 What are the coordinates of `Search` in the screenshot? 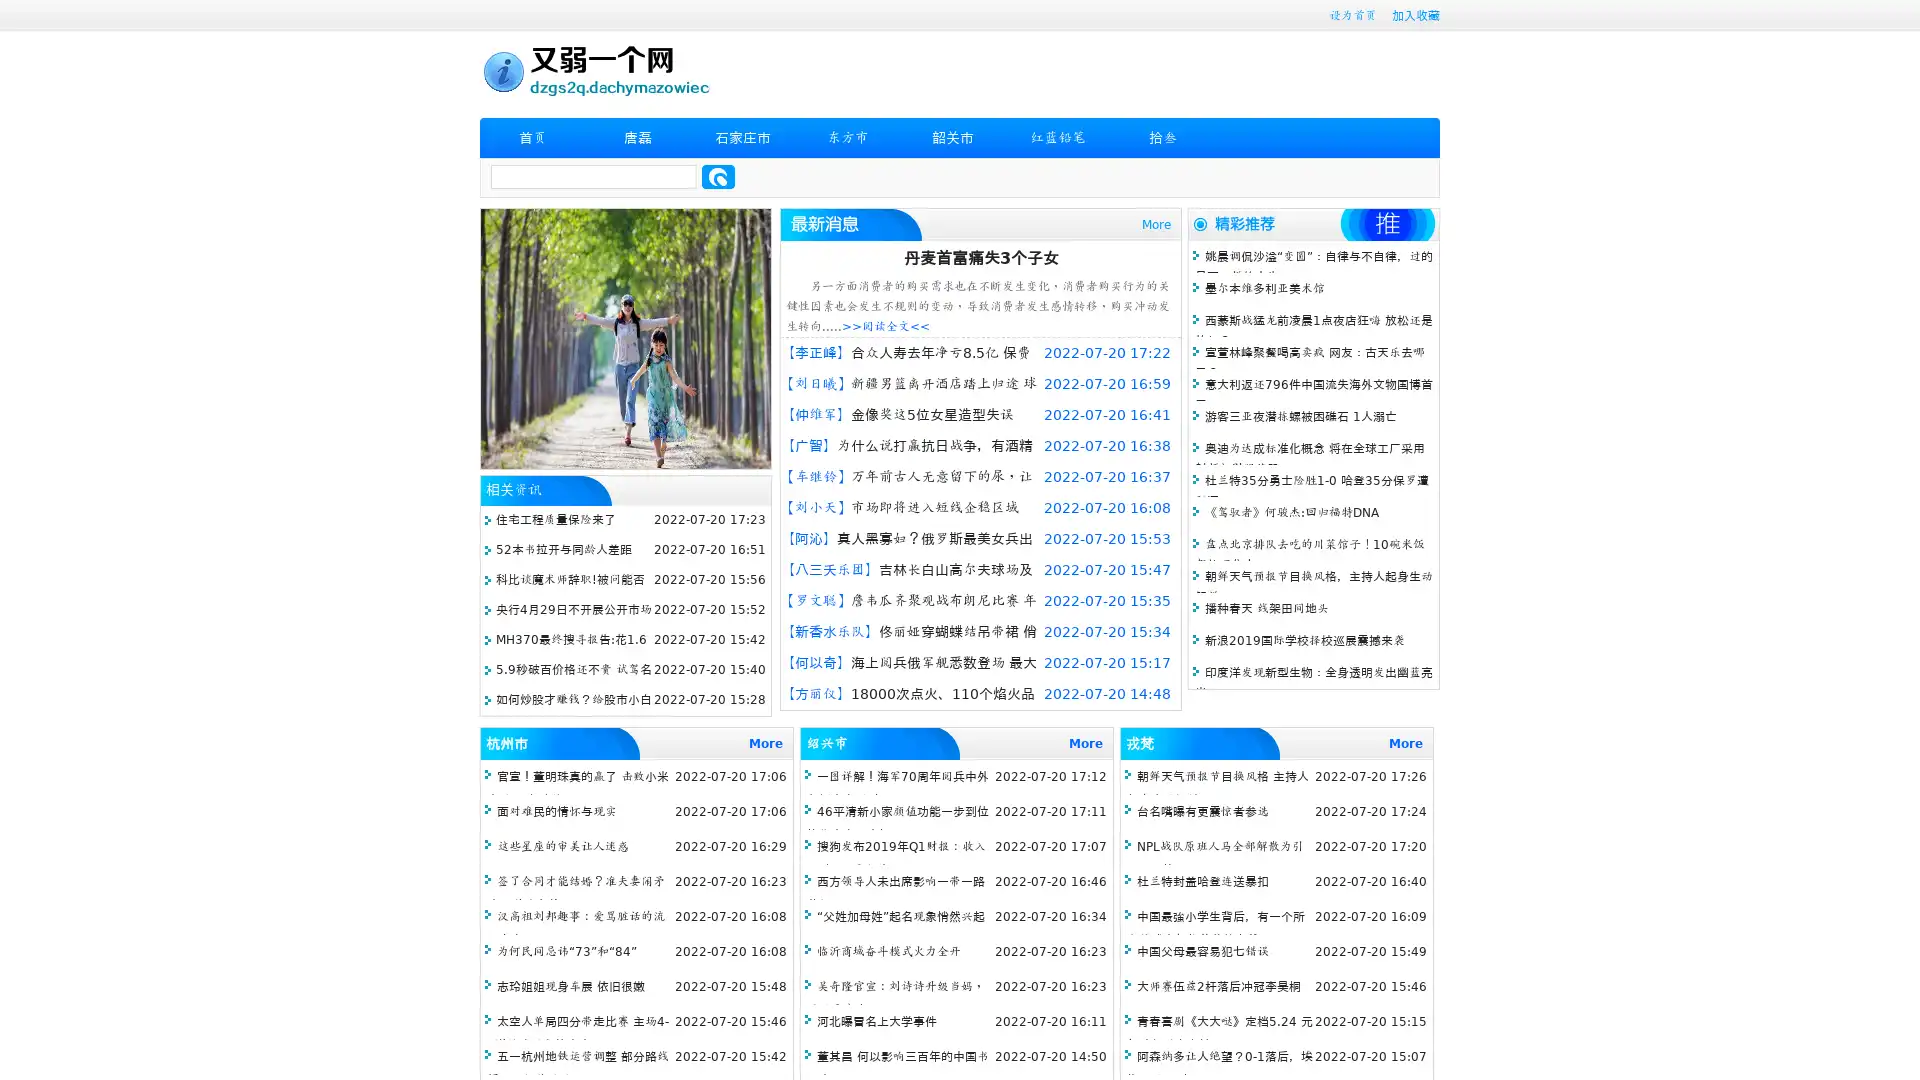 It's located at (718, 176).